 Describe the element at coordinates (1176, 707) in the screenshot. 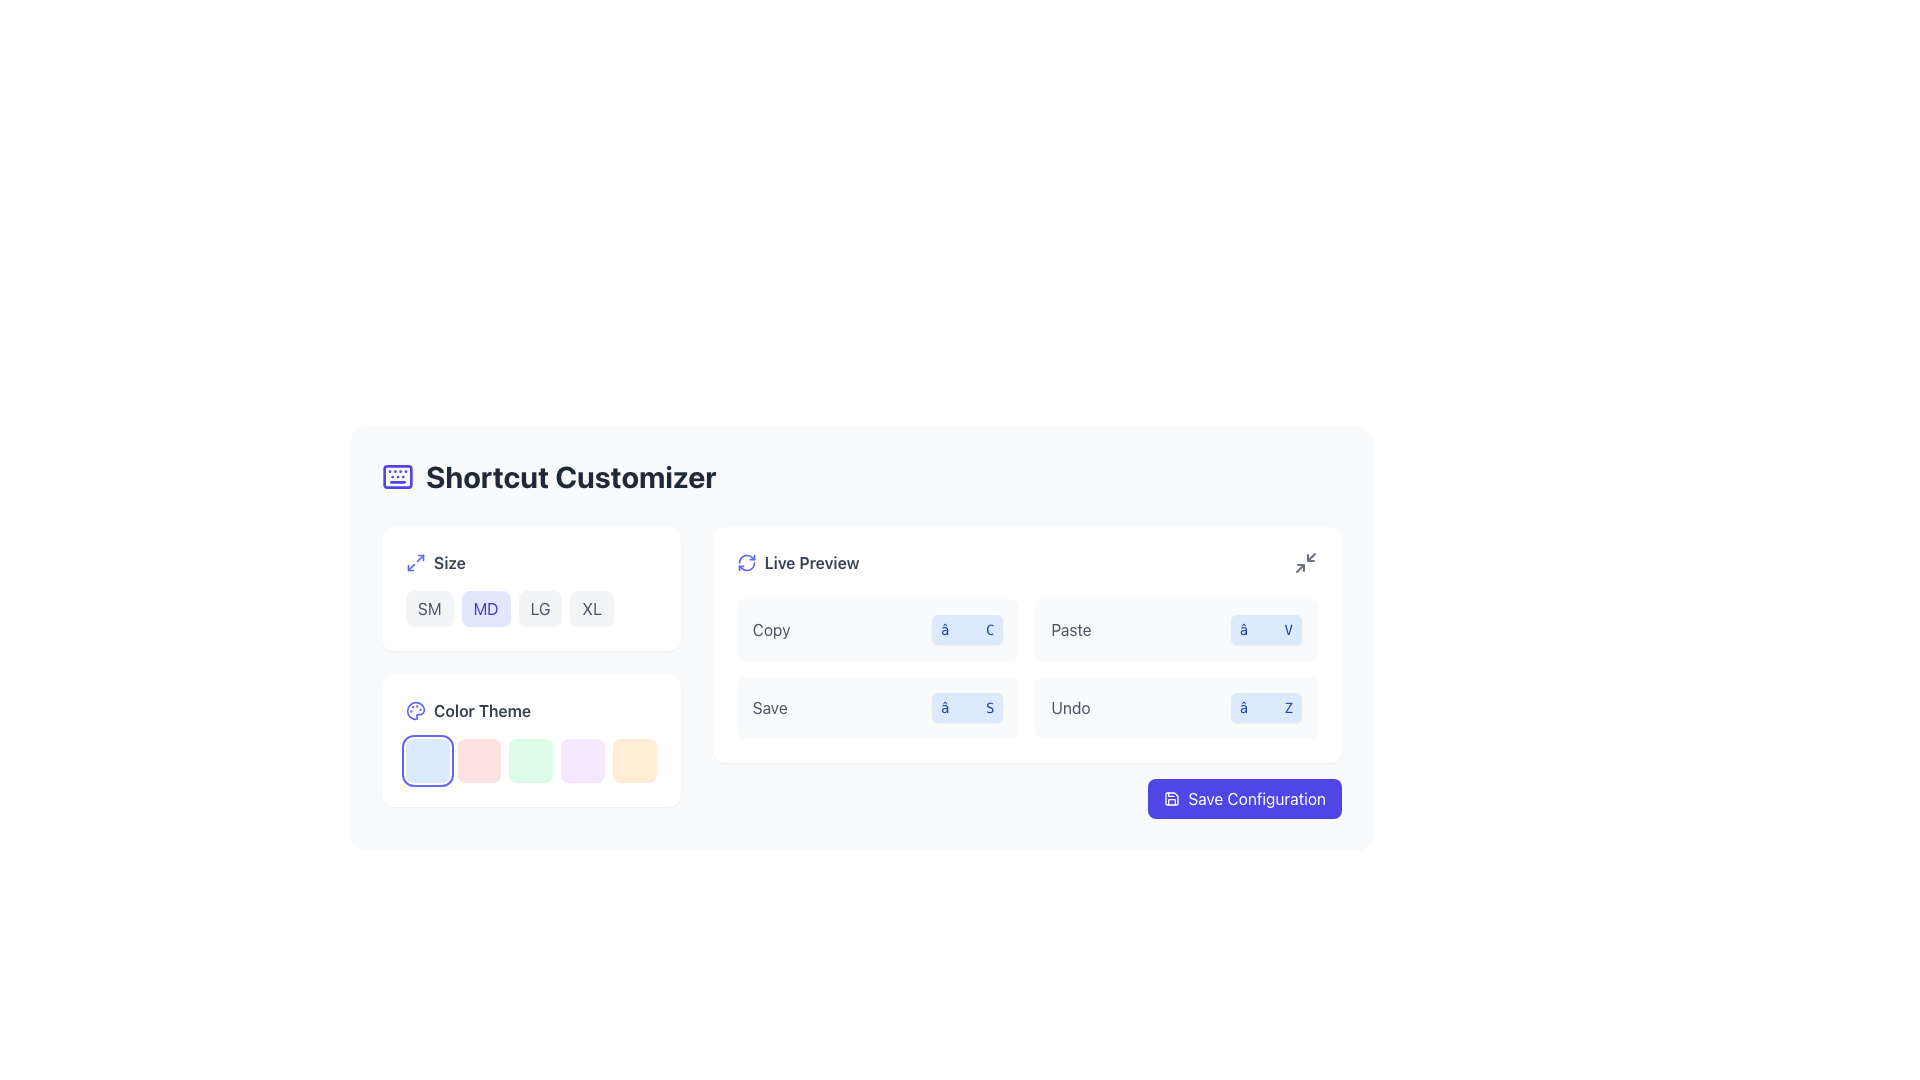

I see `the button-like element displaying '⌘ Z' located in the bottom-right grid of the interface, specifically within the 'Live Preview' section` at that location.